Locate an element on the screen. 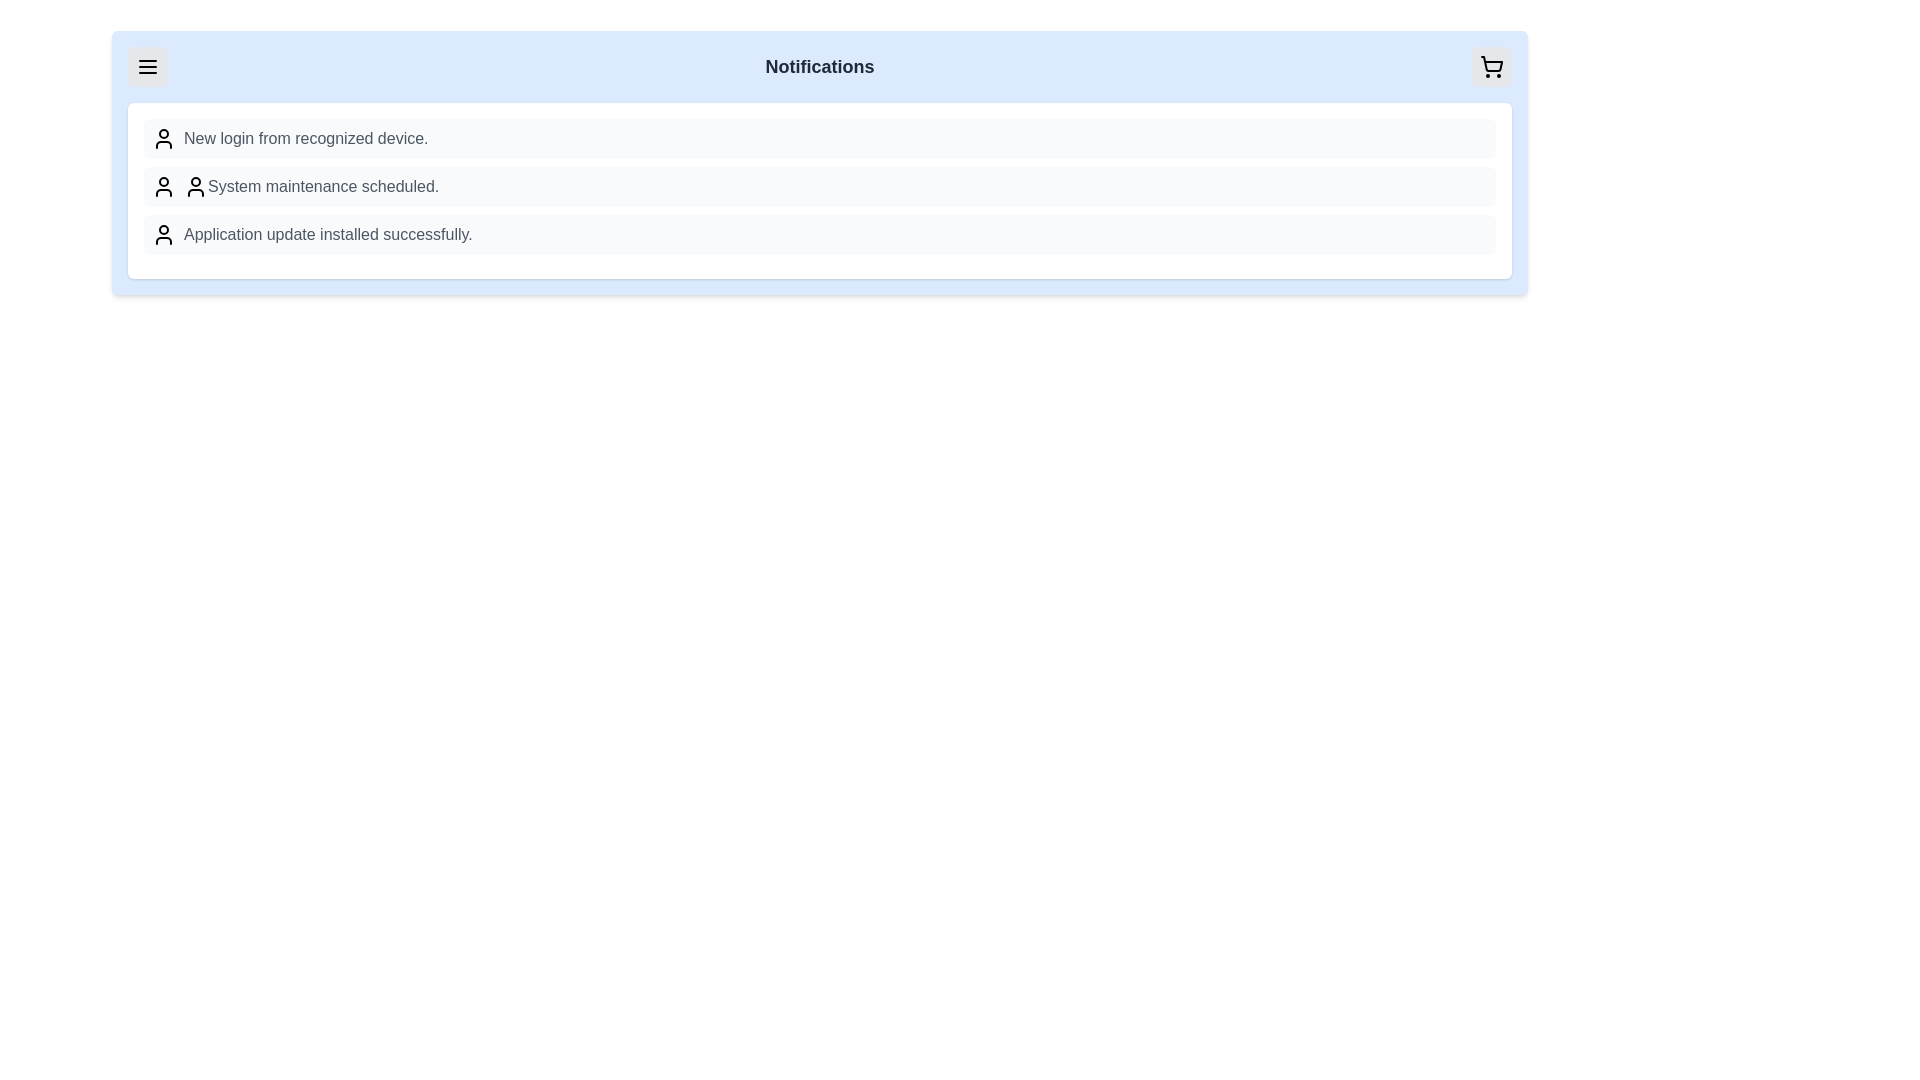 The height and width of the screenshot is (1080, 1920). the third notification in the vertically stacked list within the 'Notifications' panel that displays a status notification regarding an application update is located at coordinates (820, 234).